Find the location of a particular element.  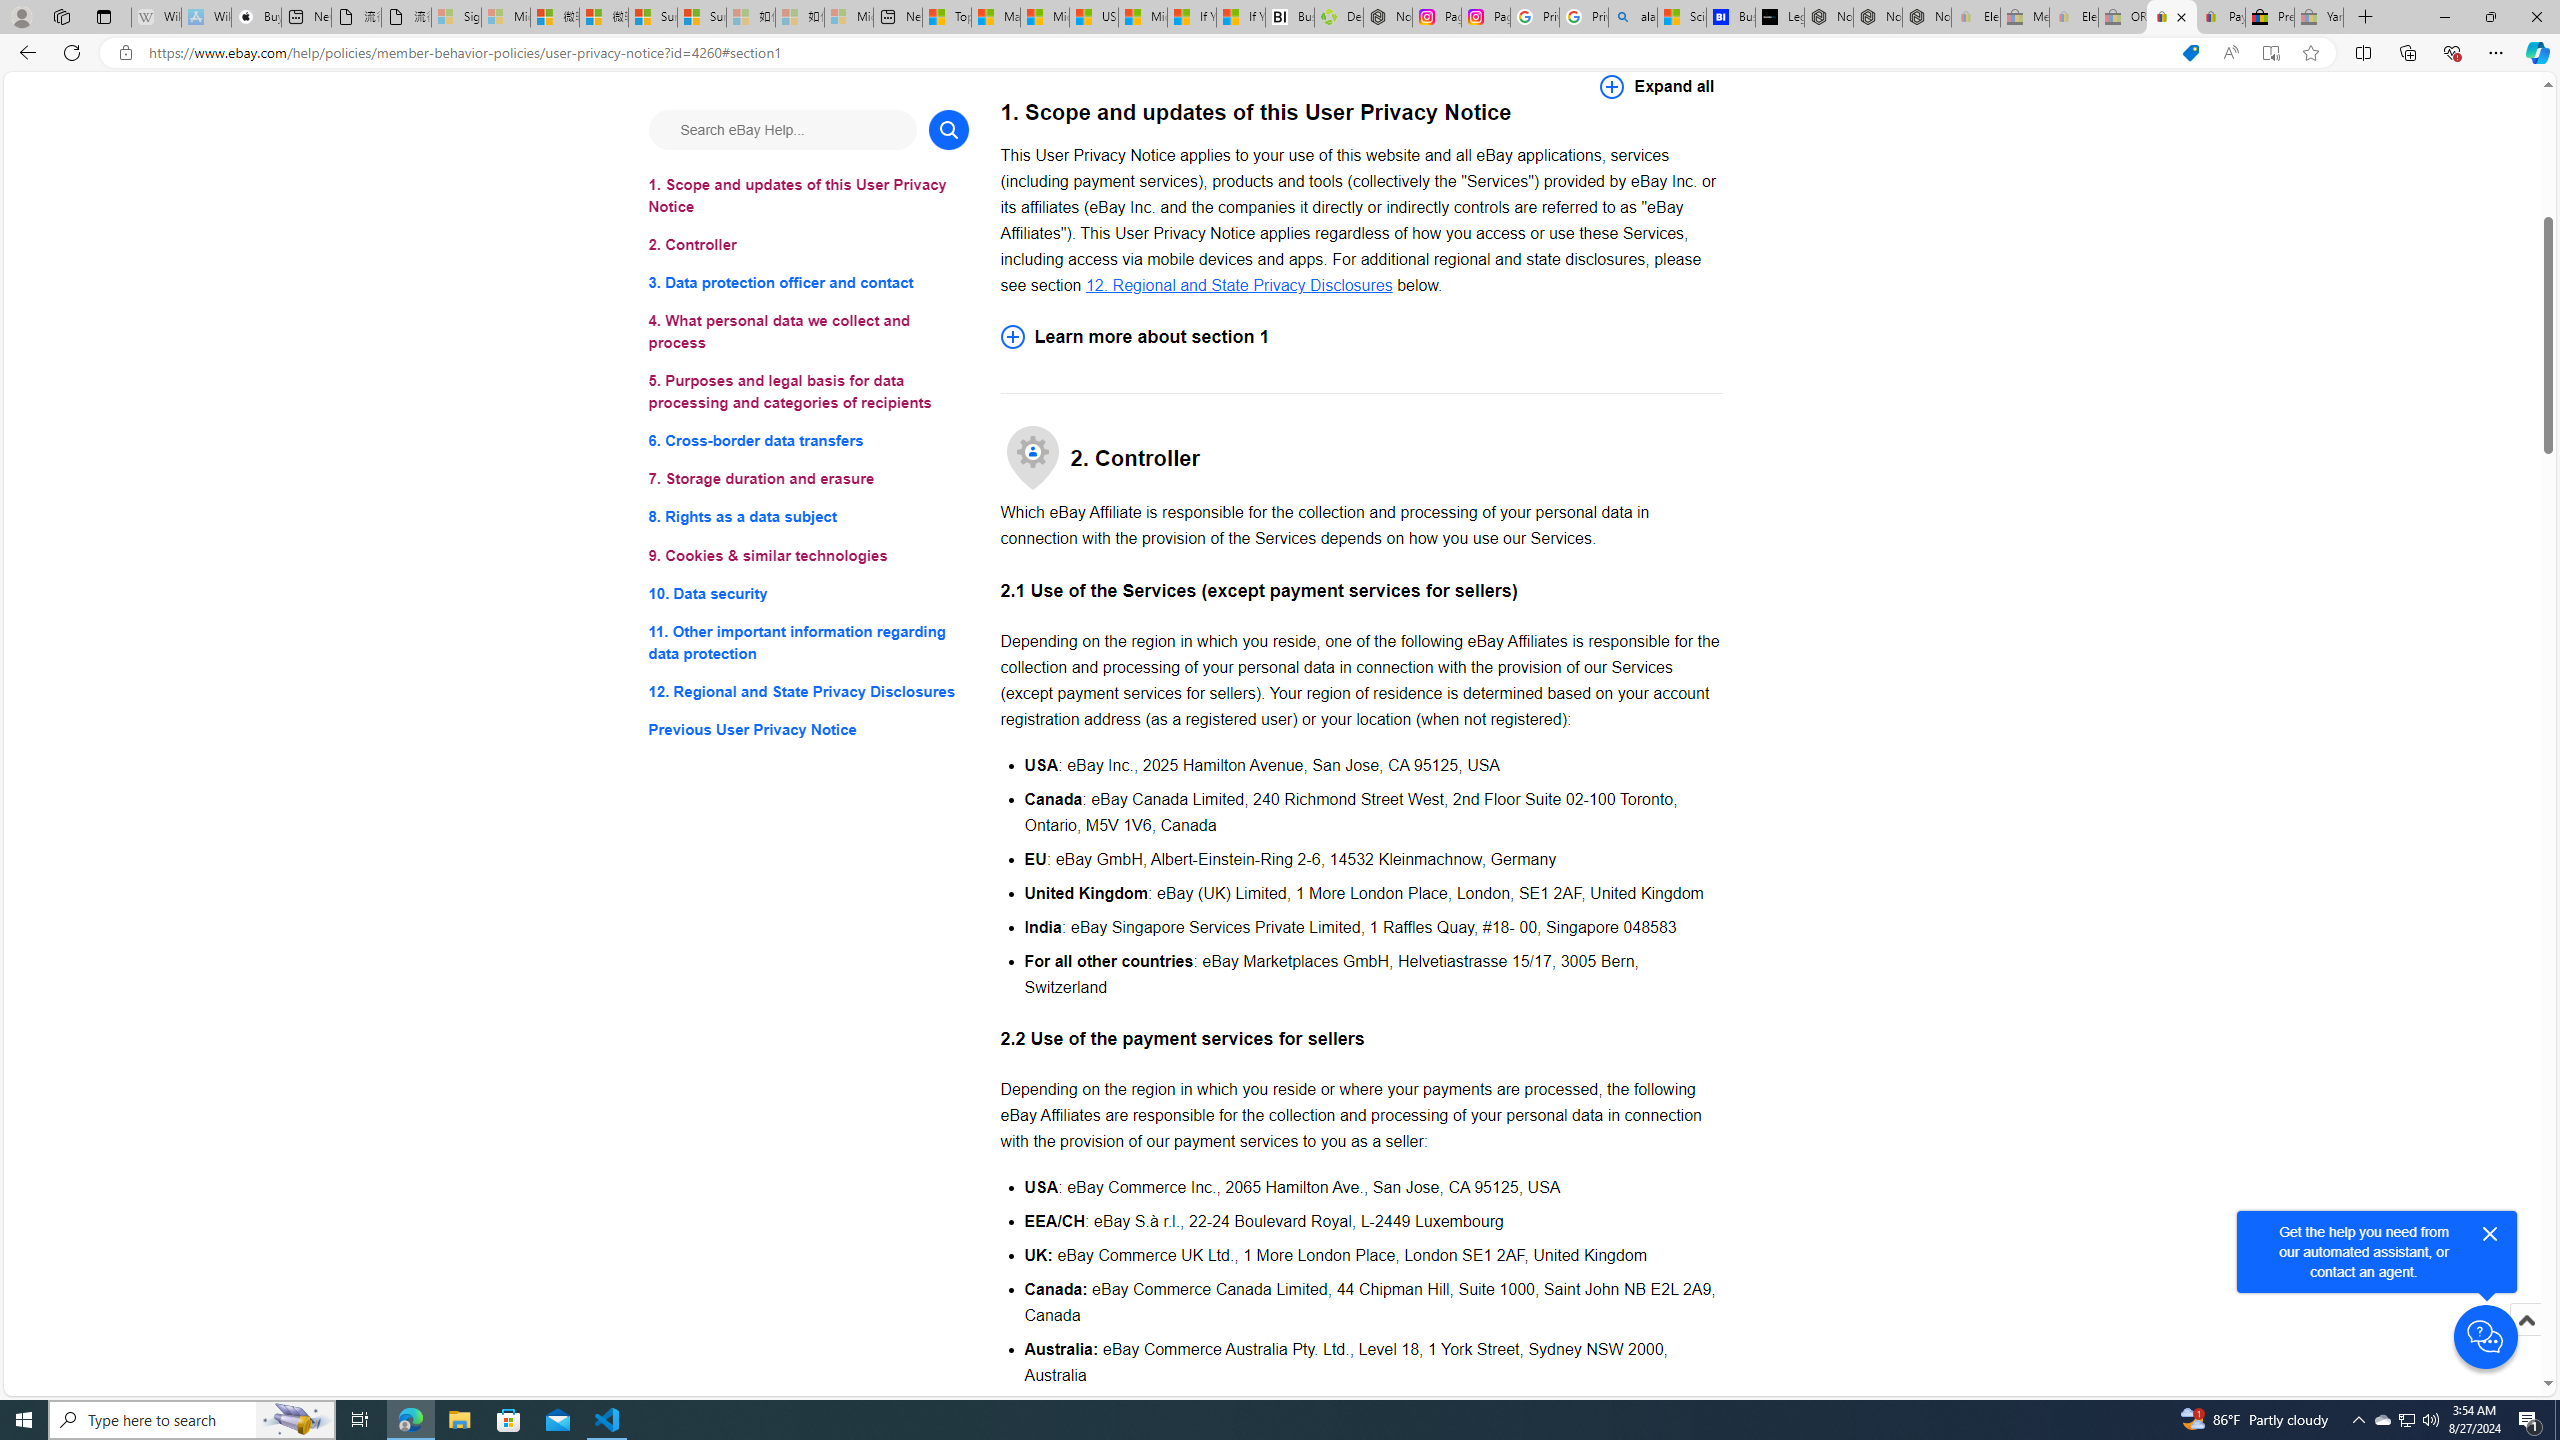

'4. What personal data we collect and process' is located at coordinates (807, 332).